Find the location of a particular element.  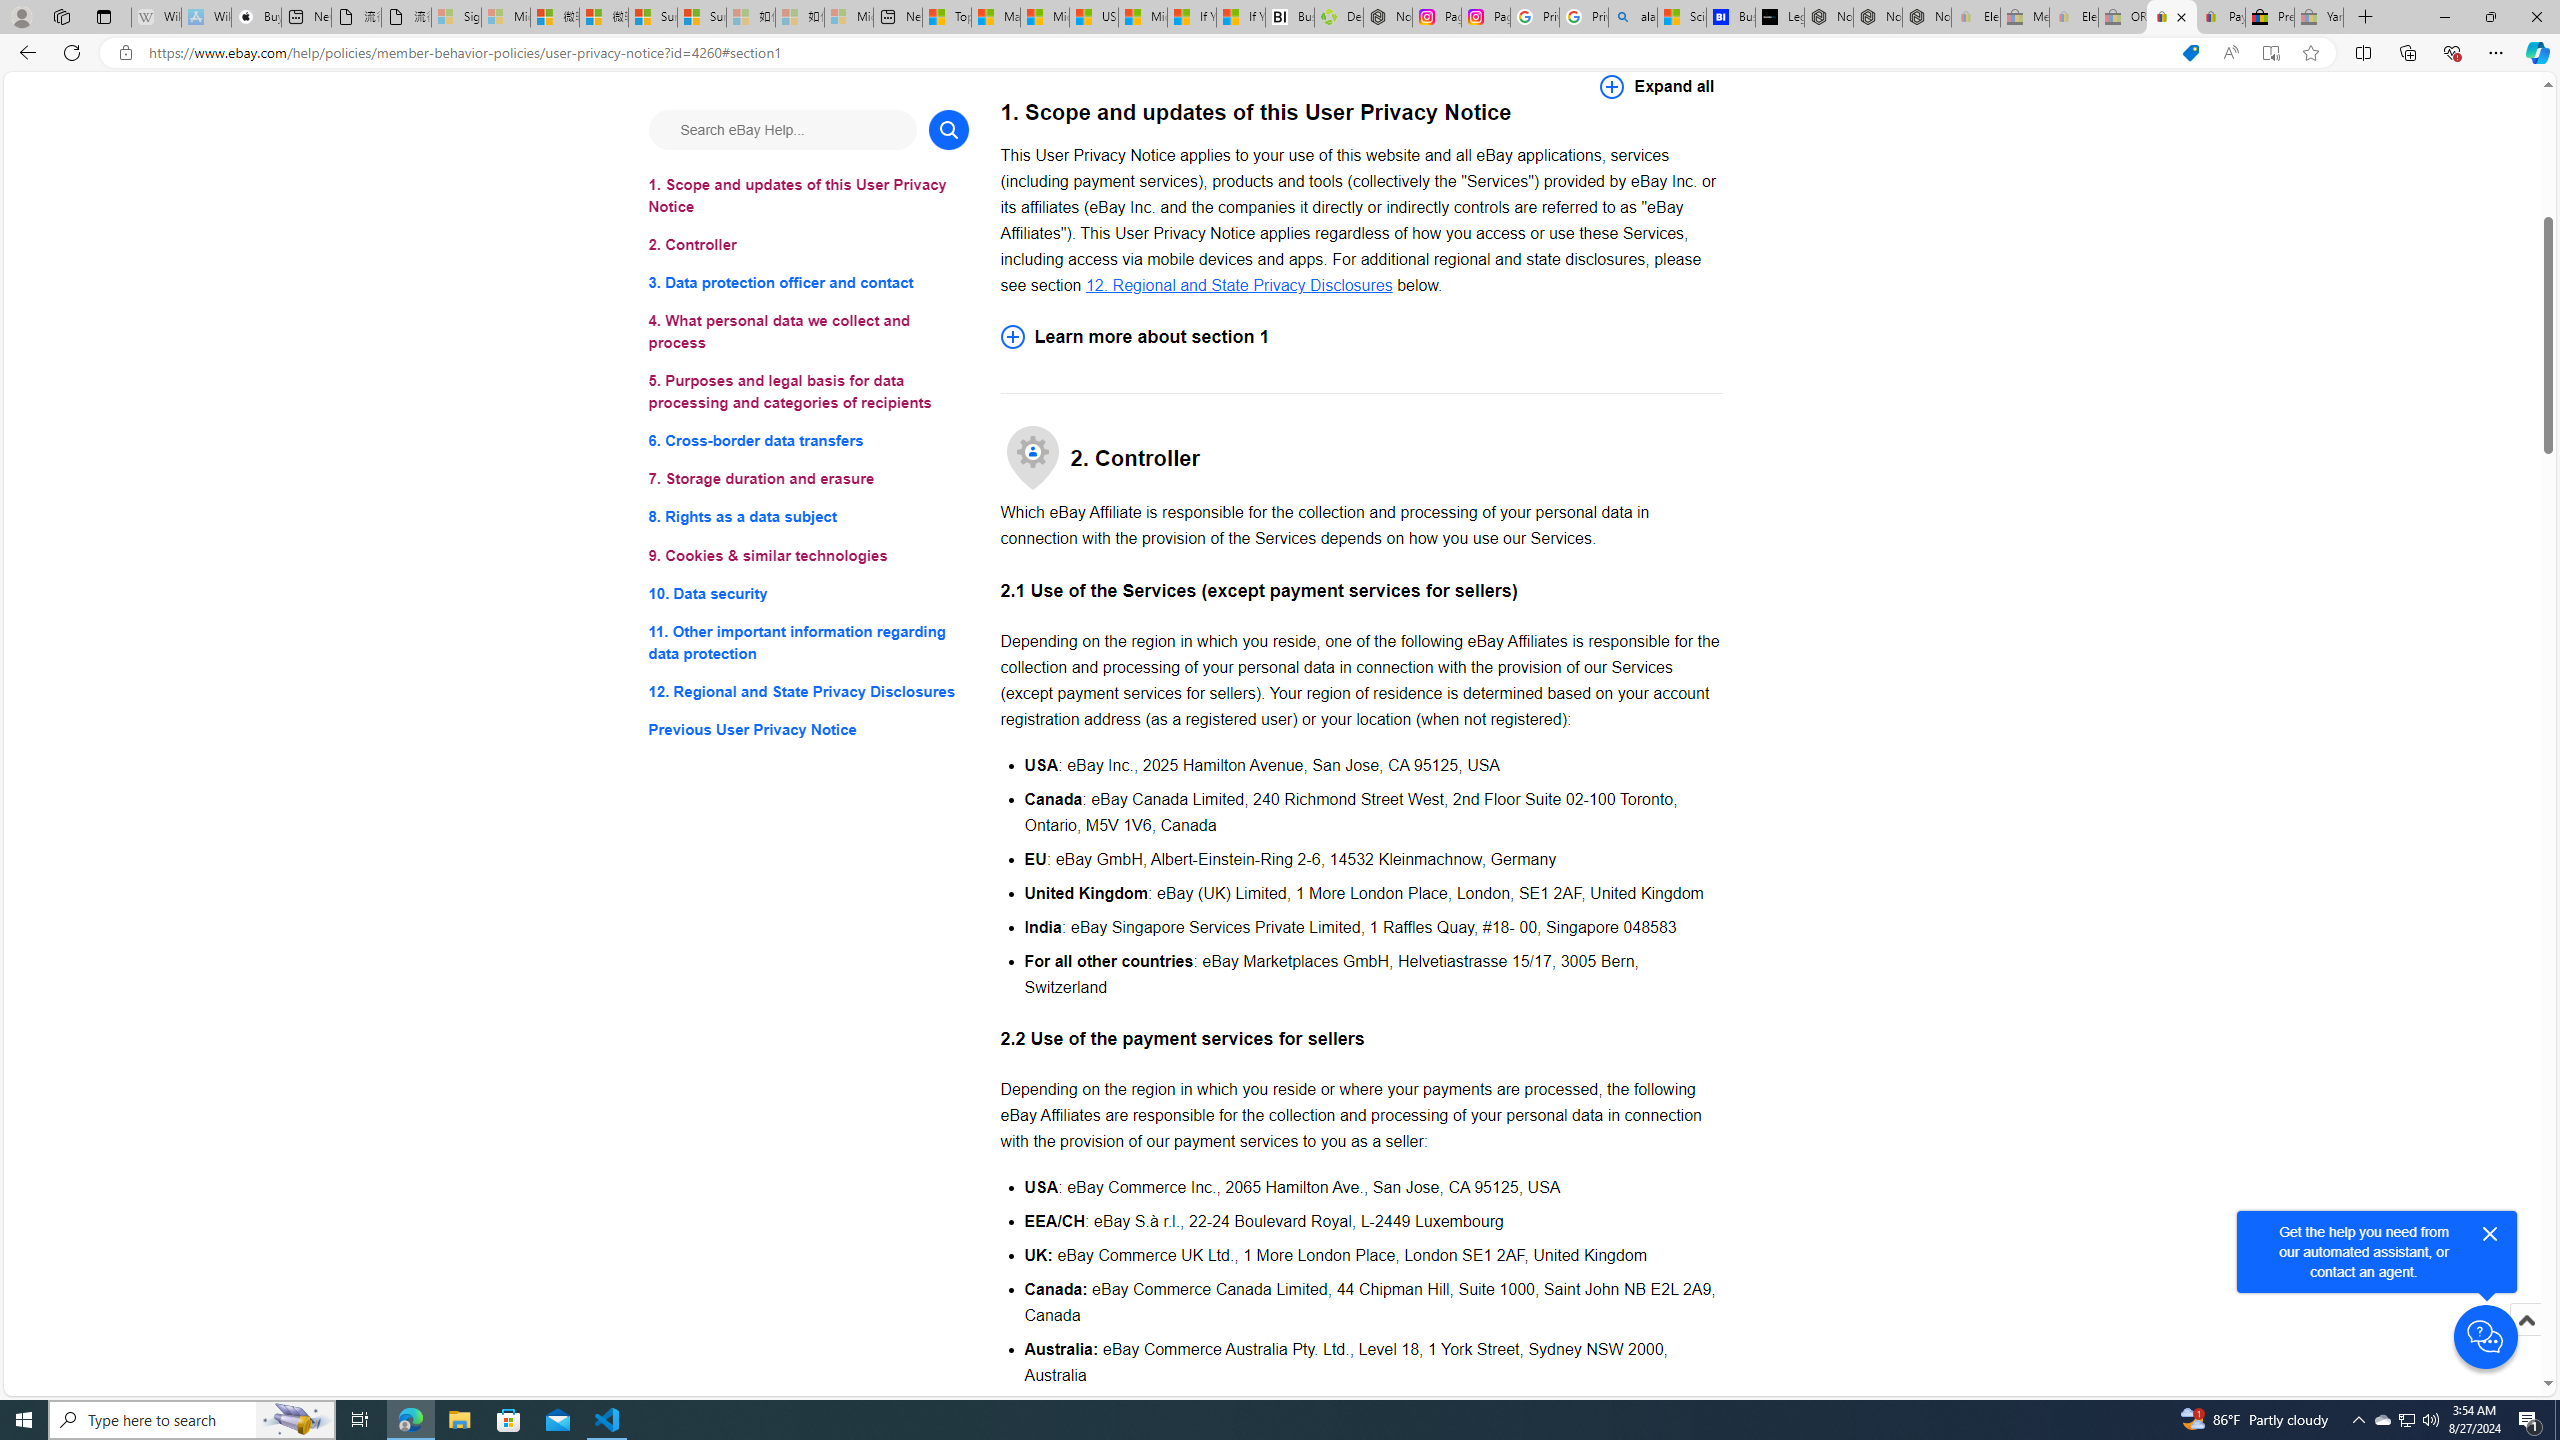

'4. What personal data we collect and process' is located at coordinates (807, 332).